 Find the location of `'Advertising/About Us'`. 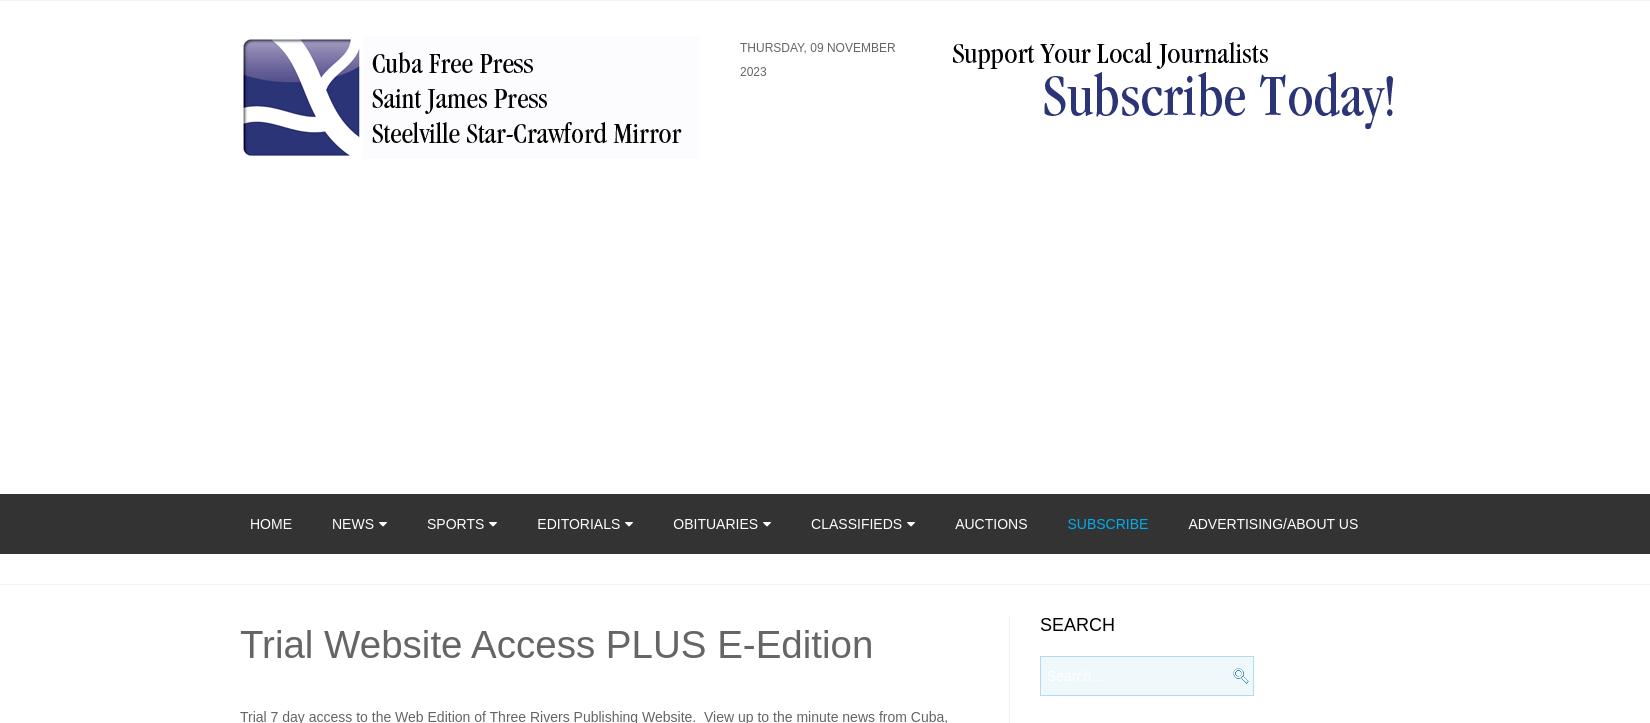

'Advertising/About Us' is located at coordinates (1188, 523).